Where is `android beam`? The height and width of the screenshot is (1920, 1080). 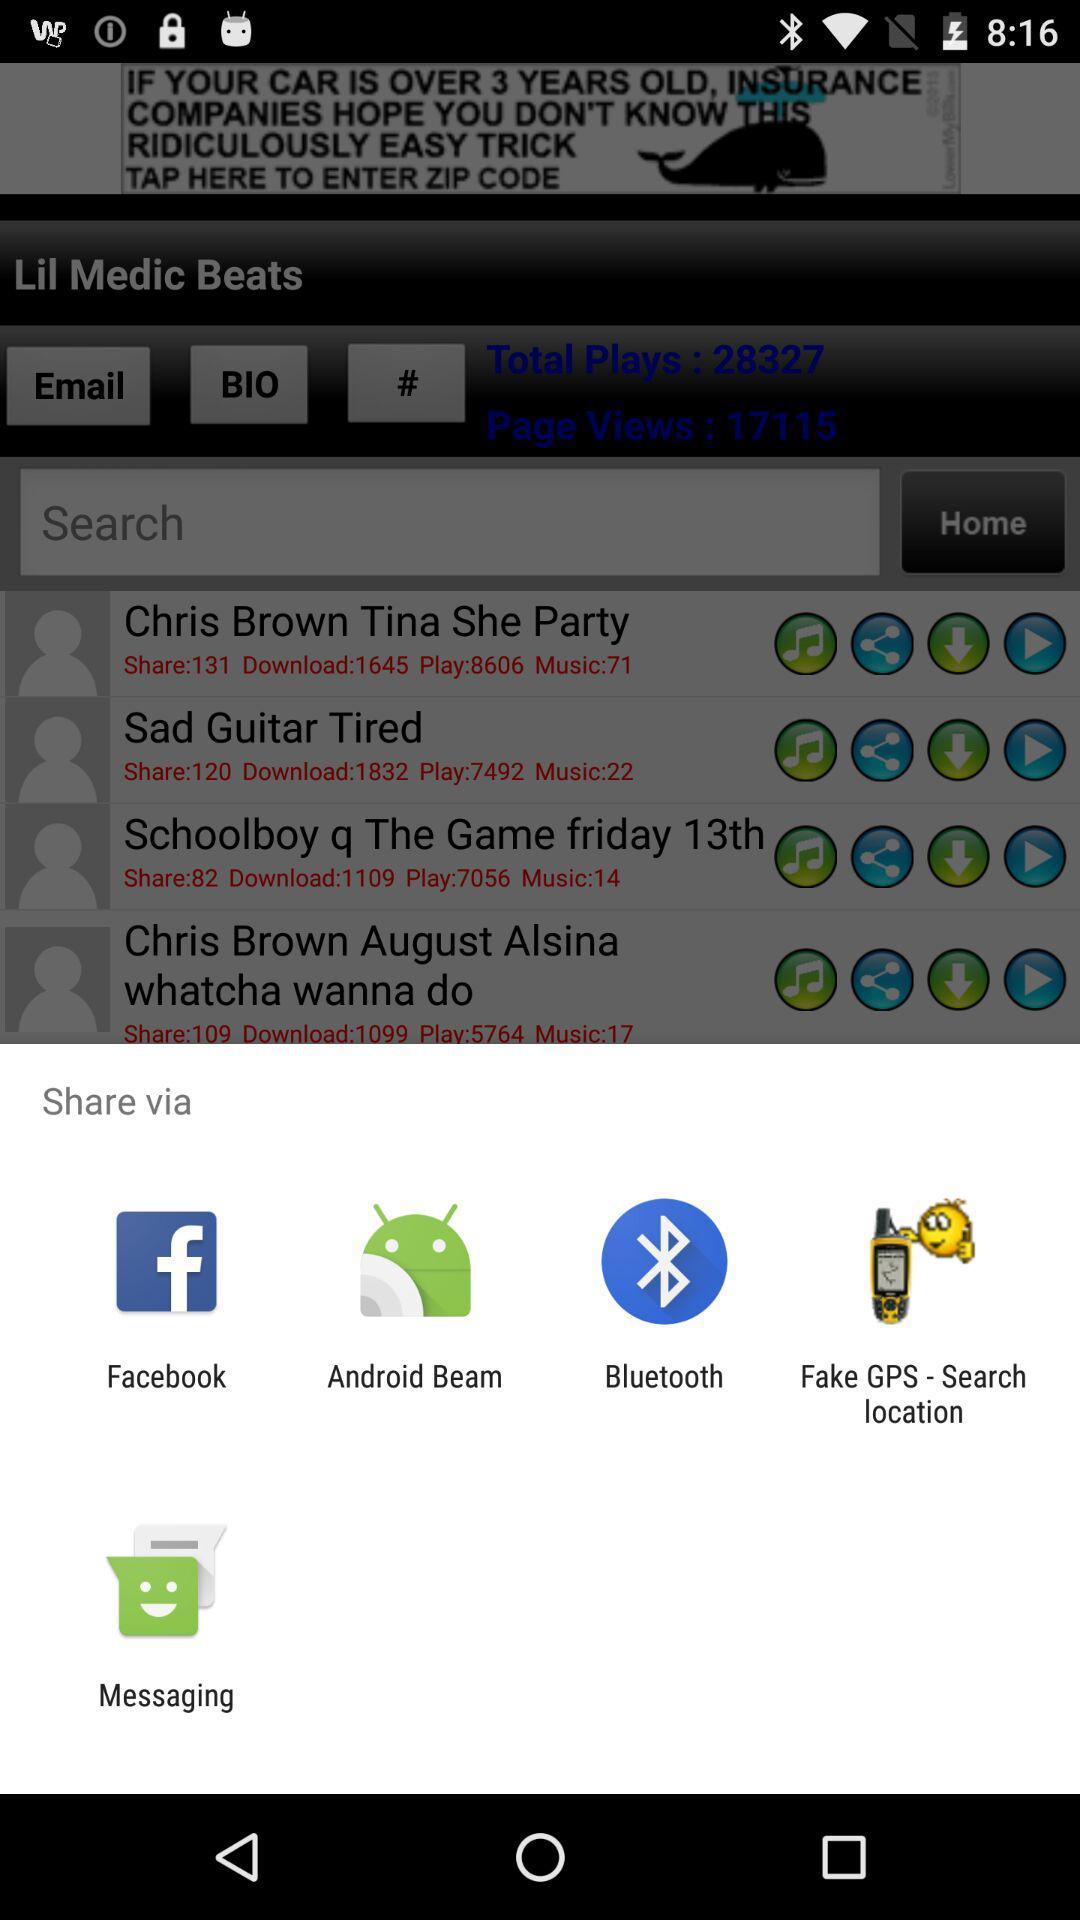 android beam is located at coordinates (414, 1392).